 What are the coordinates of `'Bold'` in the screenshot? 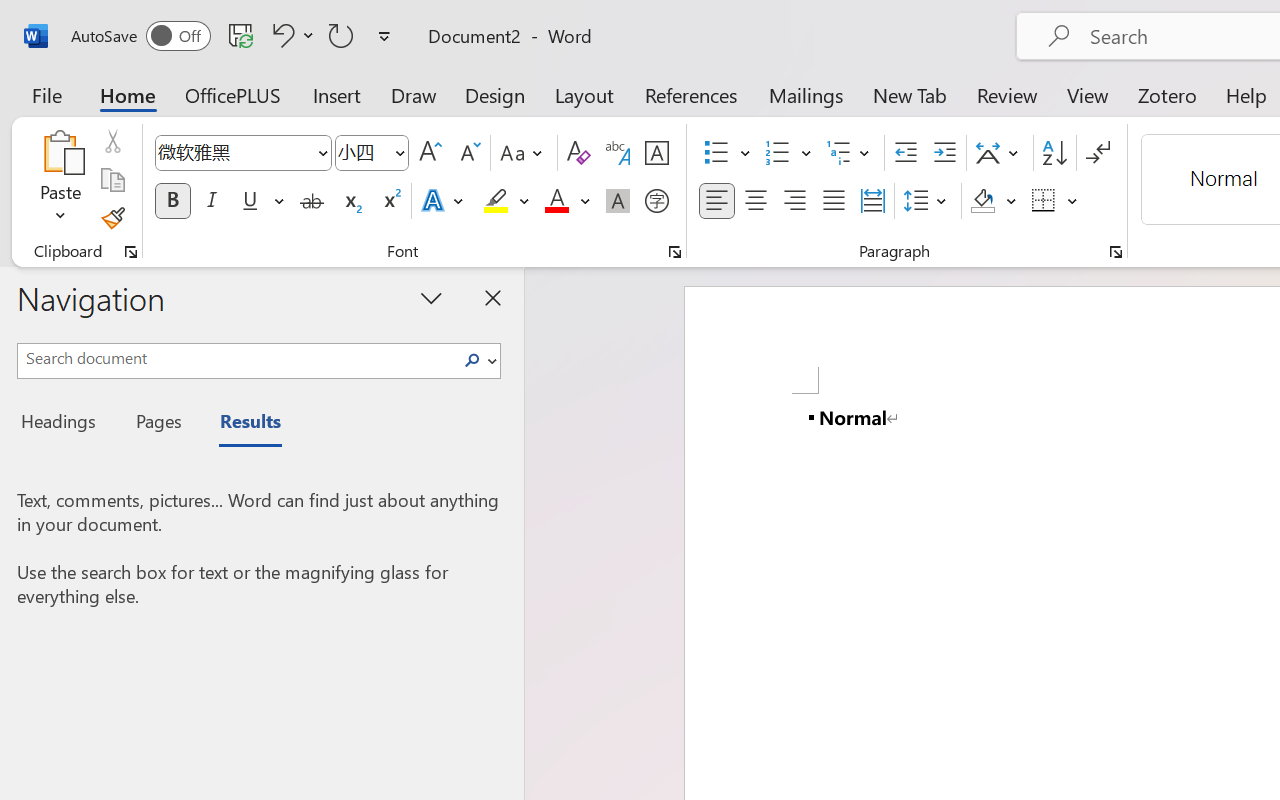 It's located at (172, 201).